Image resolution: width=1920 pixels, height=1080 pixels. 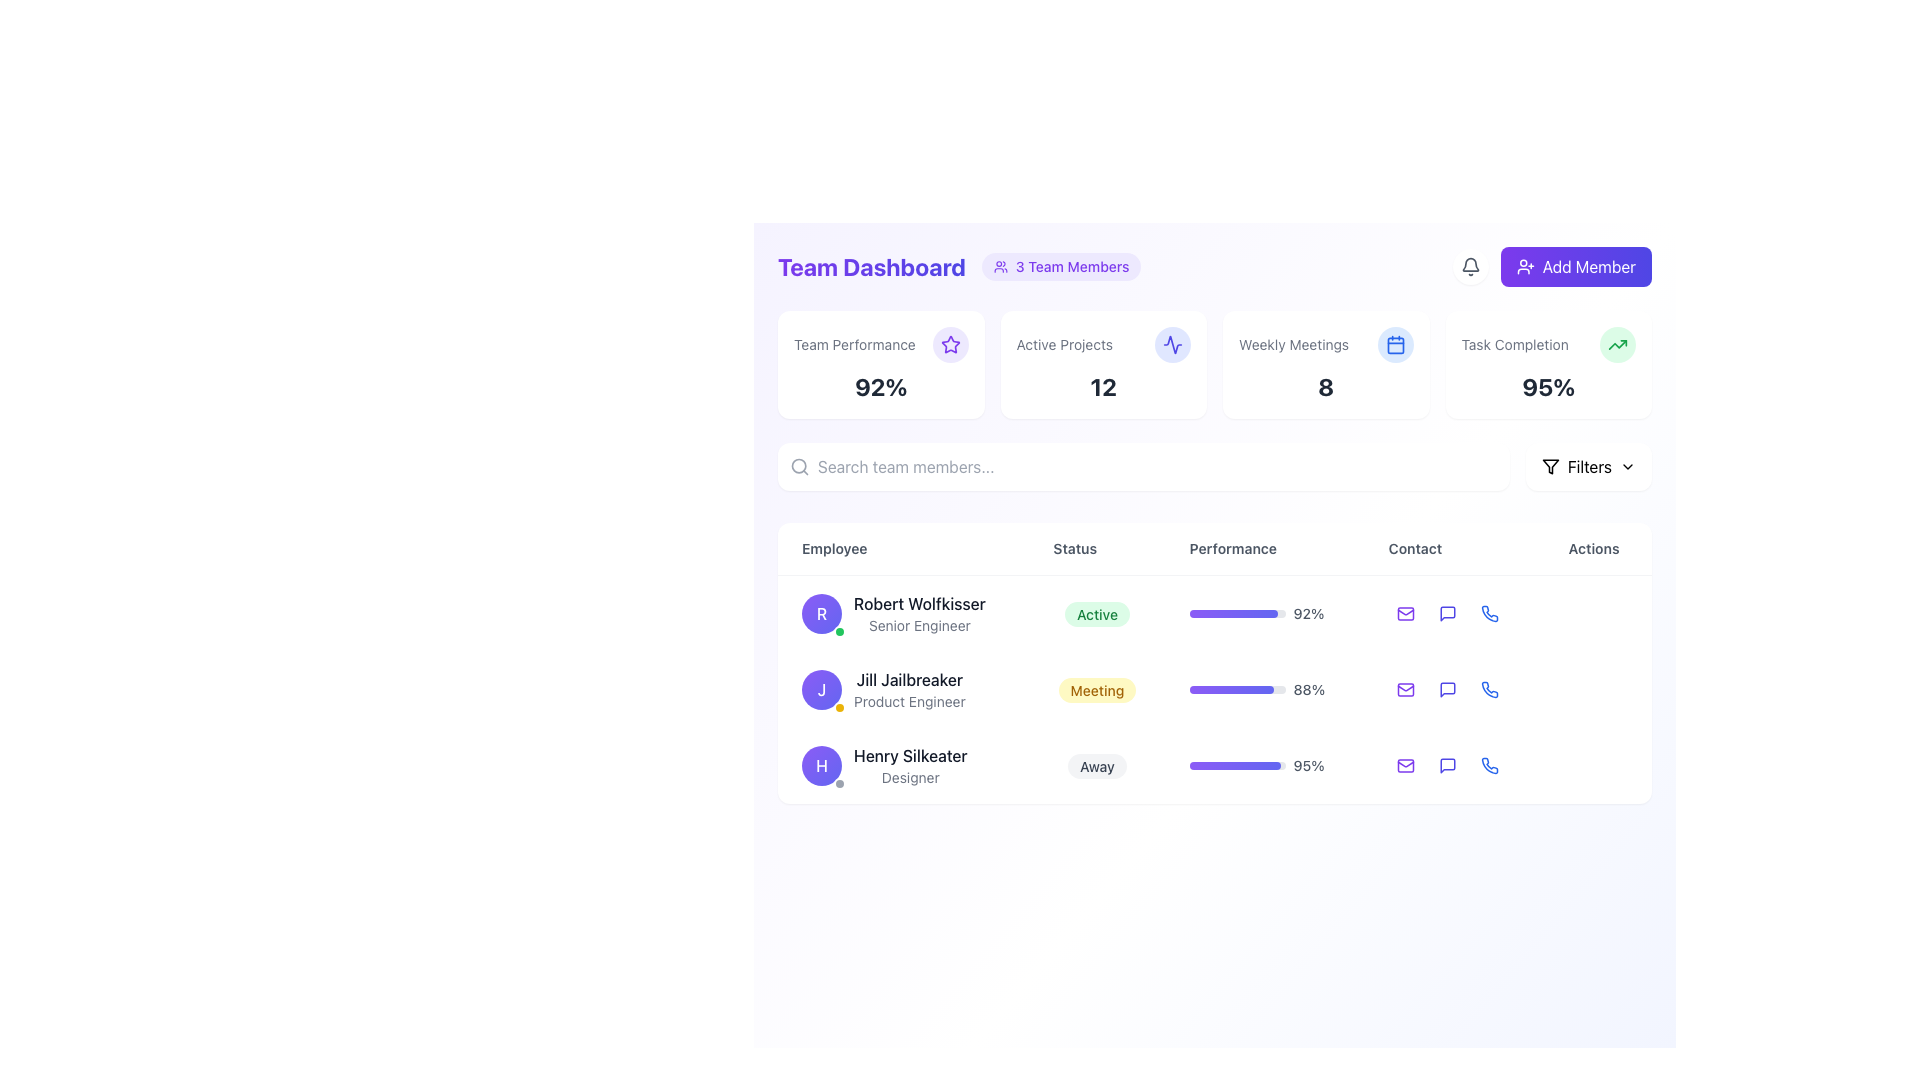 What do you see at coordinates (1326, 386) in the screenshot?
I see `the Text display element that shows the number of weekly meetings, which is located at the center-bottom area of the card displaying 'Weekly Meetings' with the number '8'` at bounding box center [1326, 386].